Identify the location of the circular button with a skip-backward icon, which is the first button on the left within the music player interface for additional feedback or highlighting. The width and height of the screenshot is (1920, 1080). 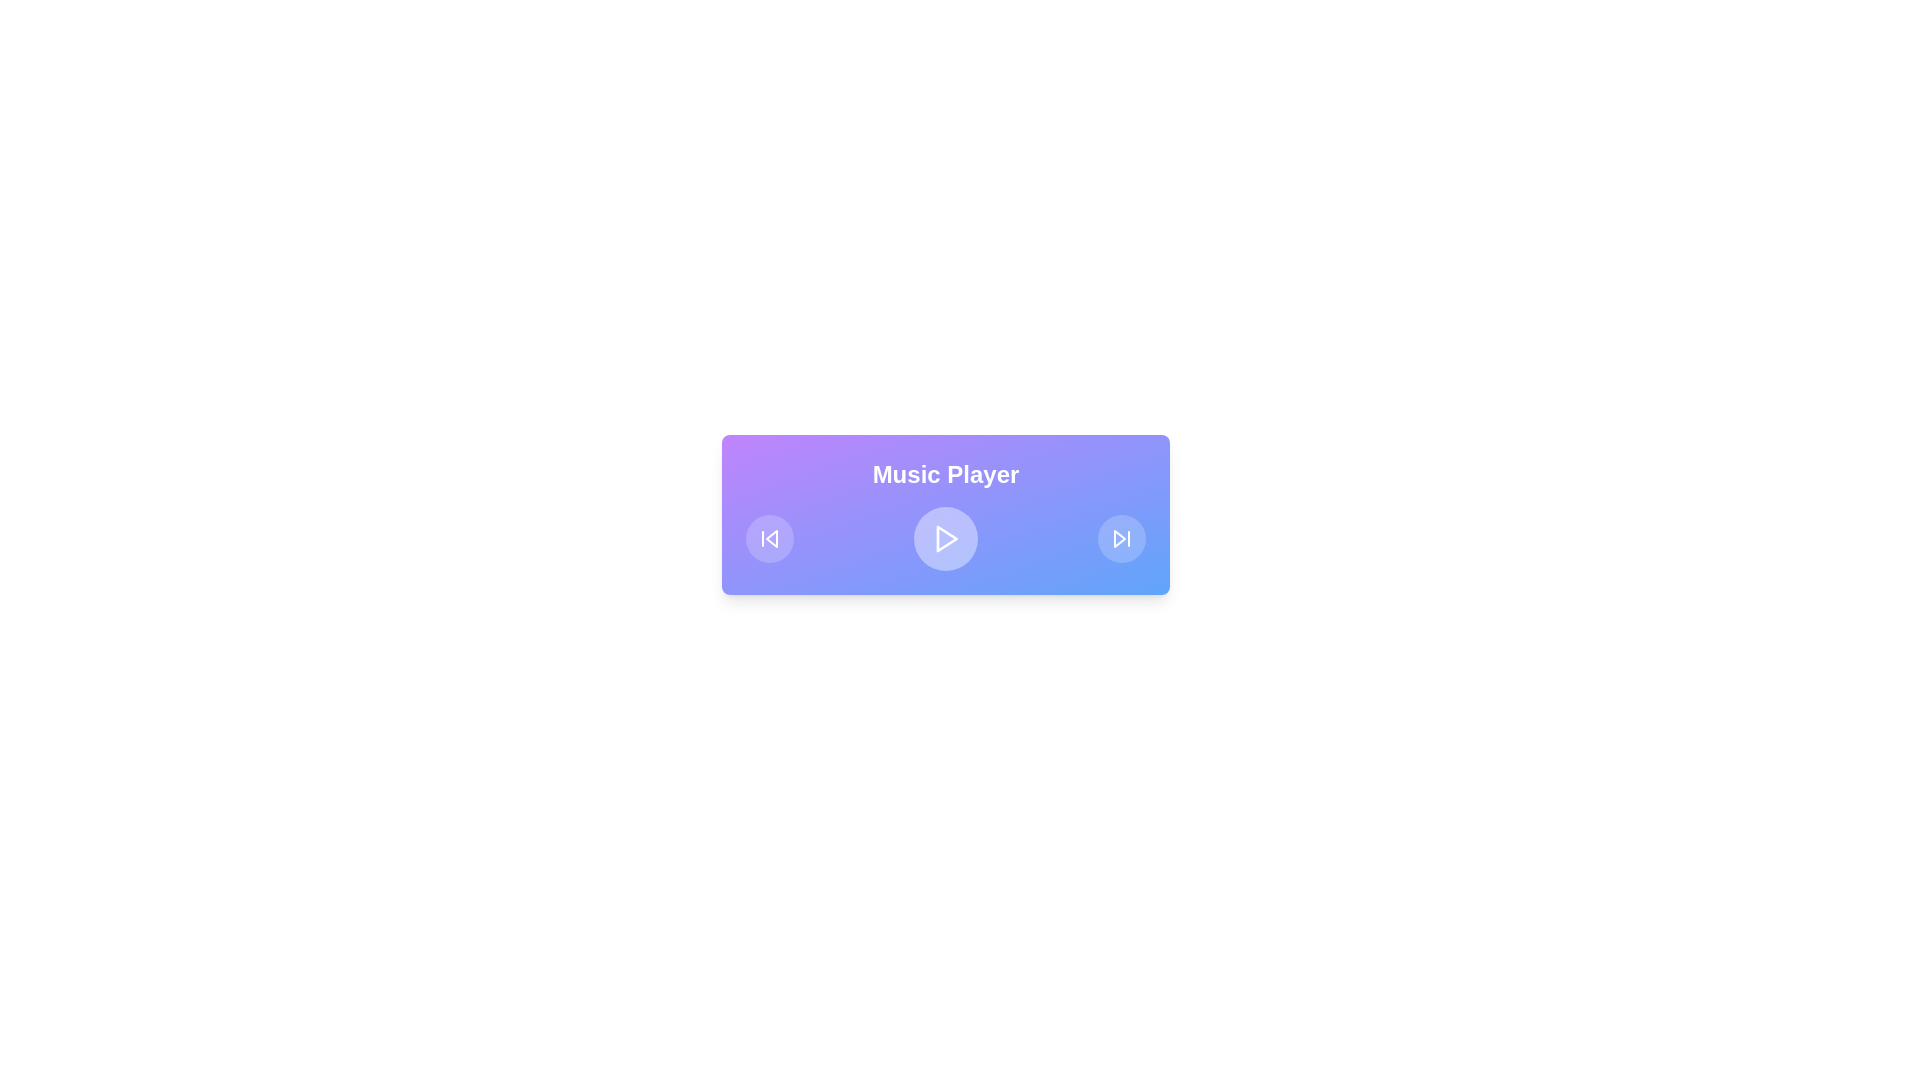
(768, 538).